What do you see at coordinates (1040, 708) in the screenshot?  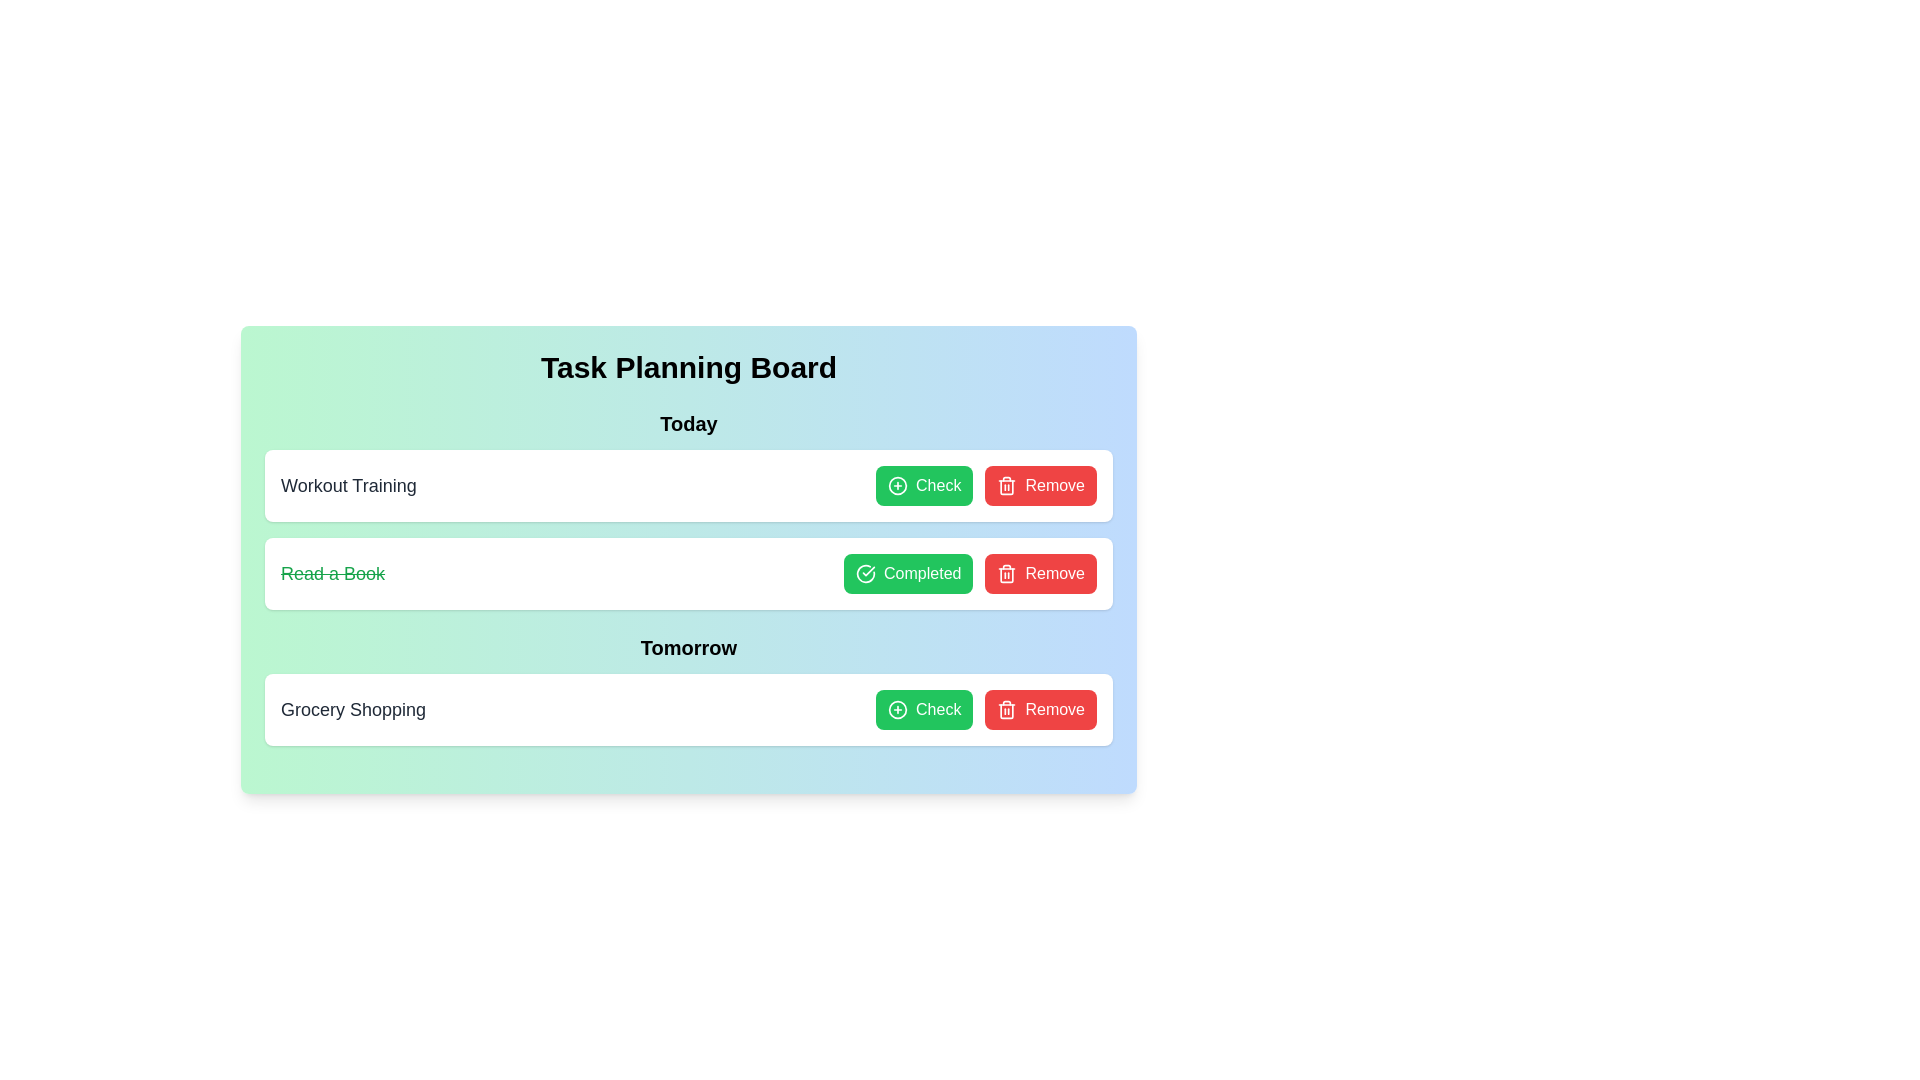 I see `the 'Remove' button for the task titled 'Grocery Shopping'` at bounding box center [1040, 708].